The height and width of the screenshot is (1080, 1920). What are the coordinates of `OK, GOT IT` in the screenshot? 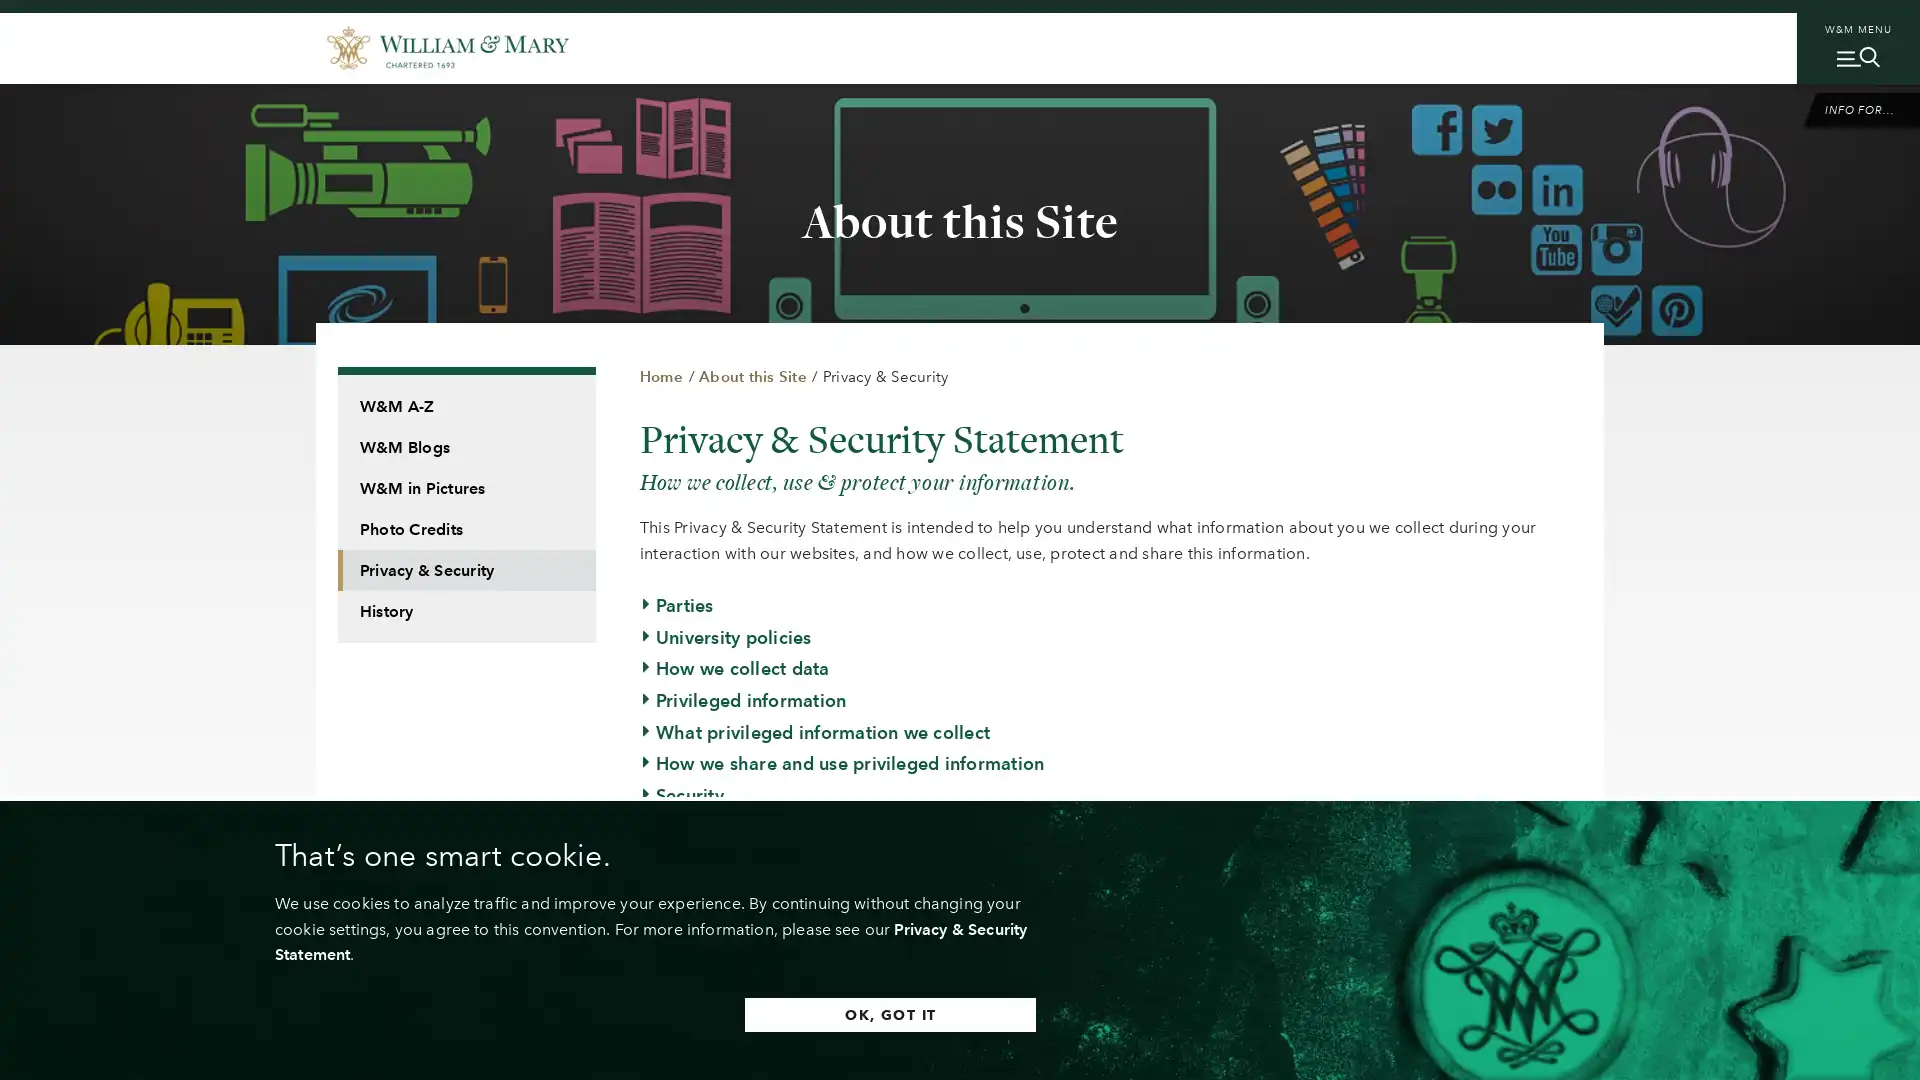 It's located at (889, 1014).